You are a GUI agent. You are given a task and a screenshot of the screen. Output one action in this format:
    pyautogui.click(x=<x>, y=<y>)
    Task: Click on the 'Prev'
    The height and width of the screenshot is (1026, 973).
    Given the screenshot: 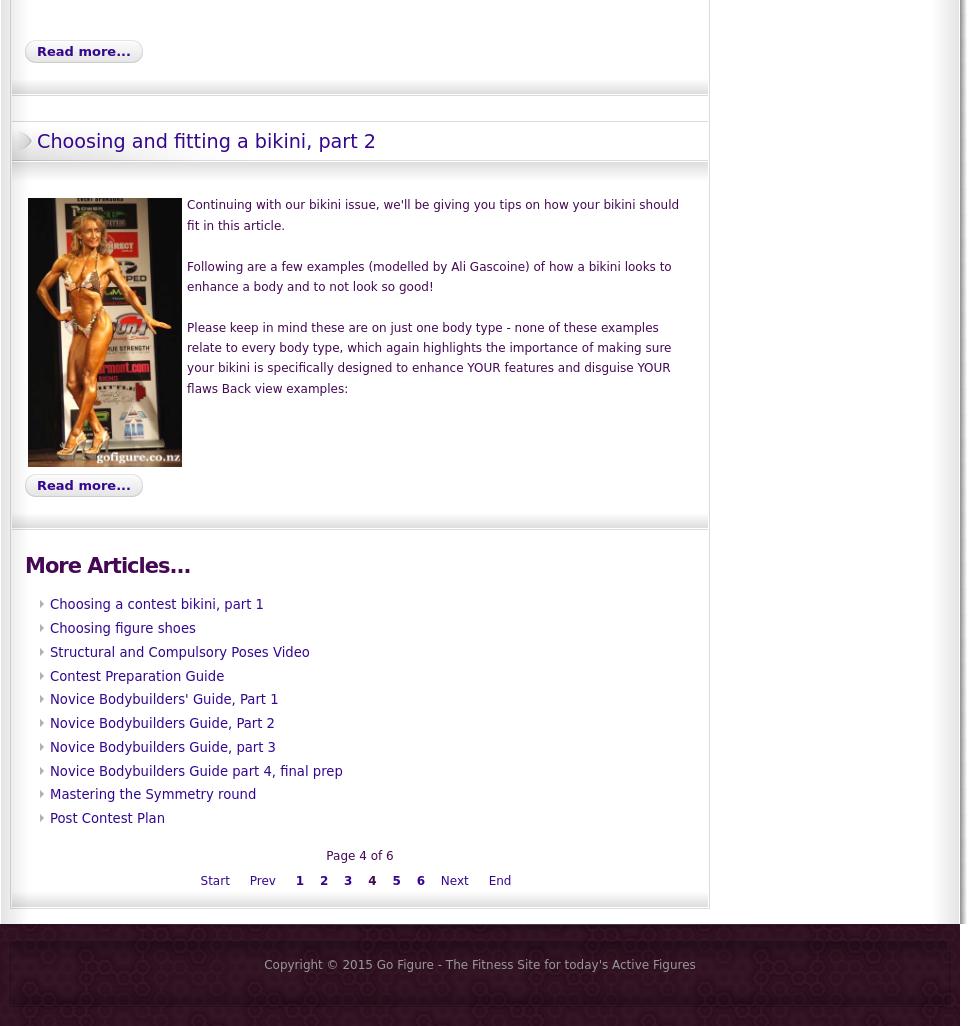 What is the action you would take?
    pyautogui.click(x=261, y=880)
    